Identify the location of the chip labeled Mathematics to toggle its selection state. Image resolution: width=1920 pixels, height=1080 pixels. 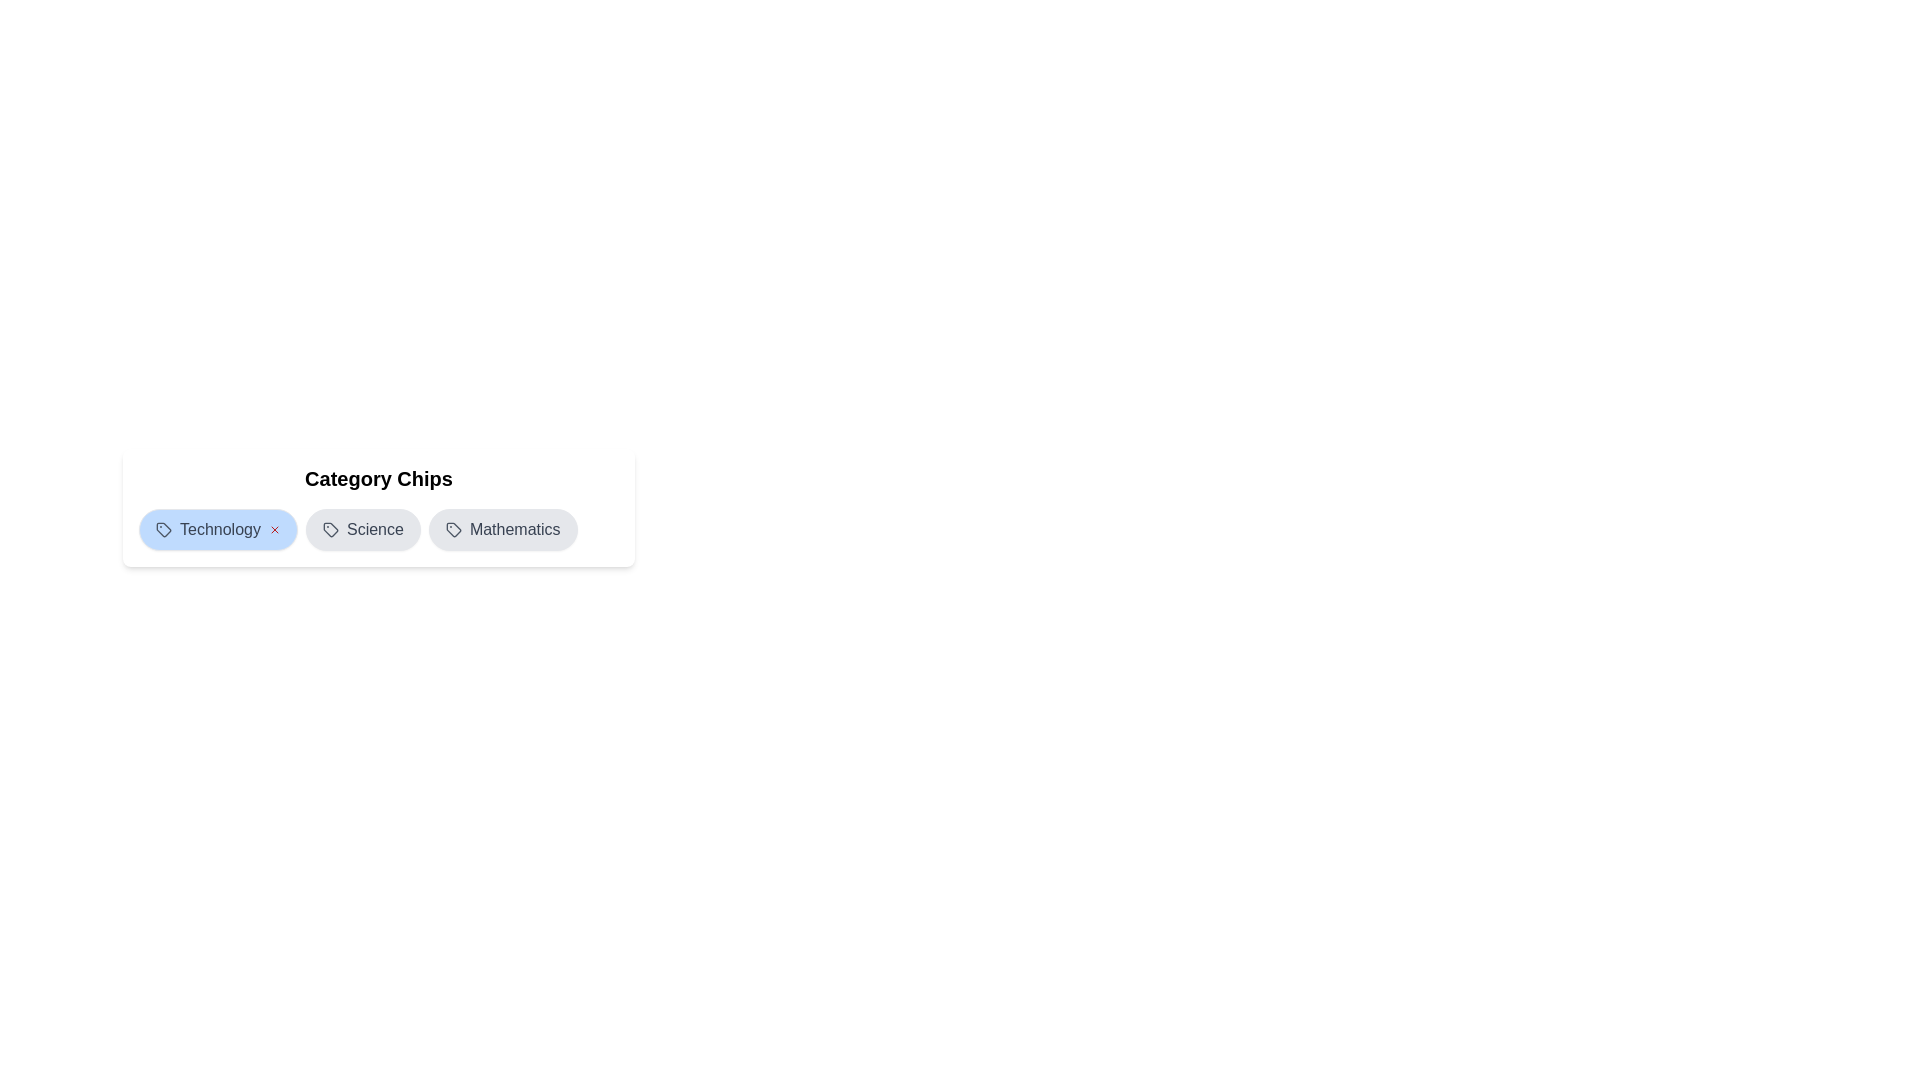
(503, 528).